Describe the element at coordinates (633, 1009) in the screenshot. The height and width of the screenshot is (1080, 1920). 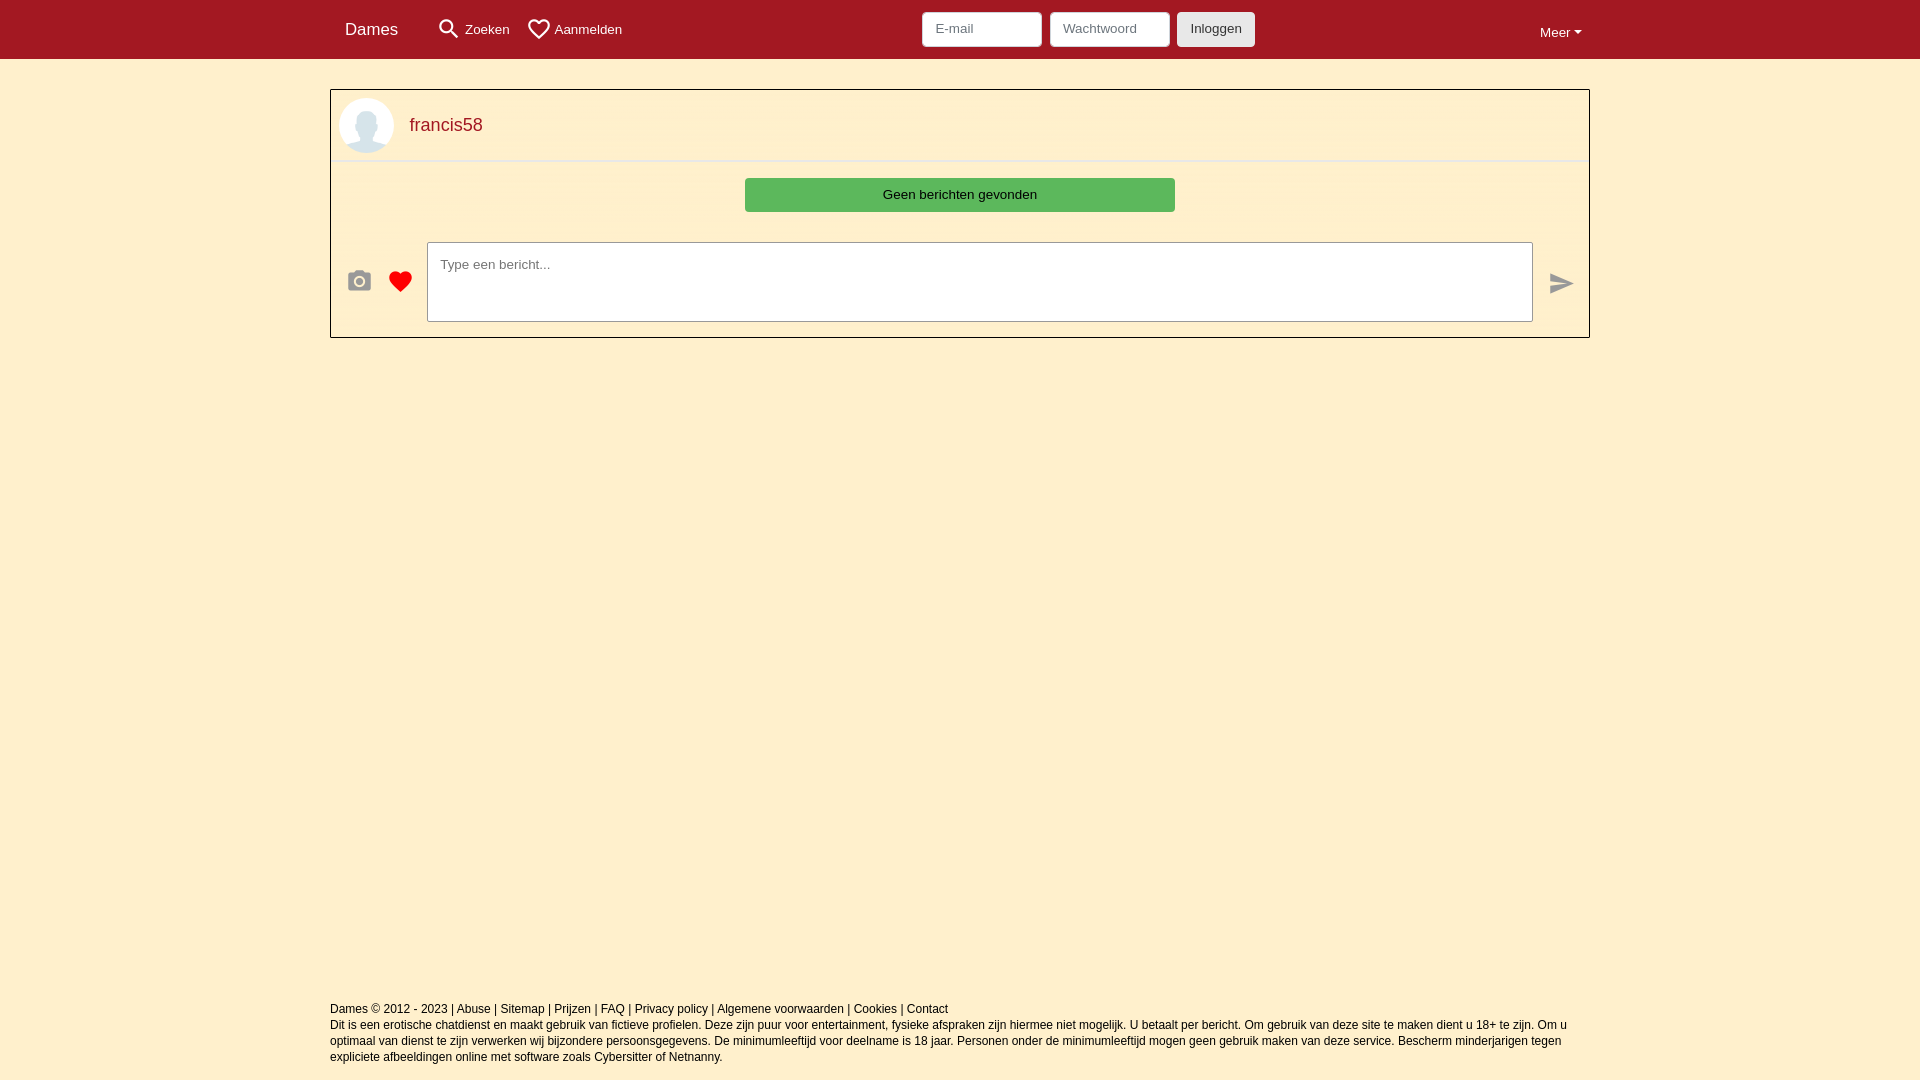
I see `'Privacy policy'` at that location.